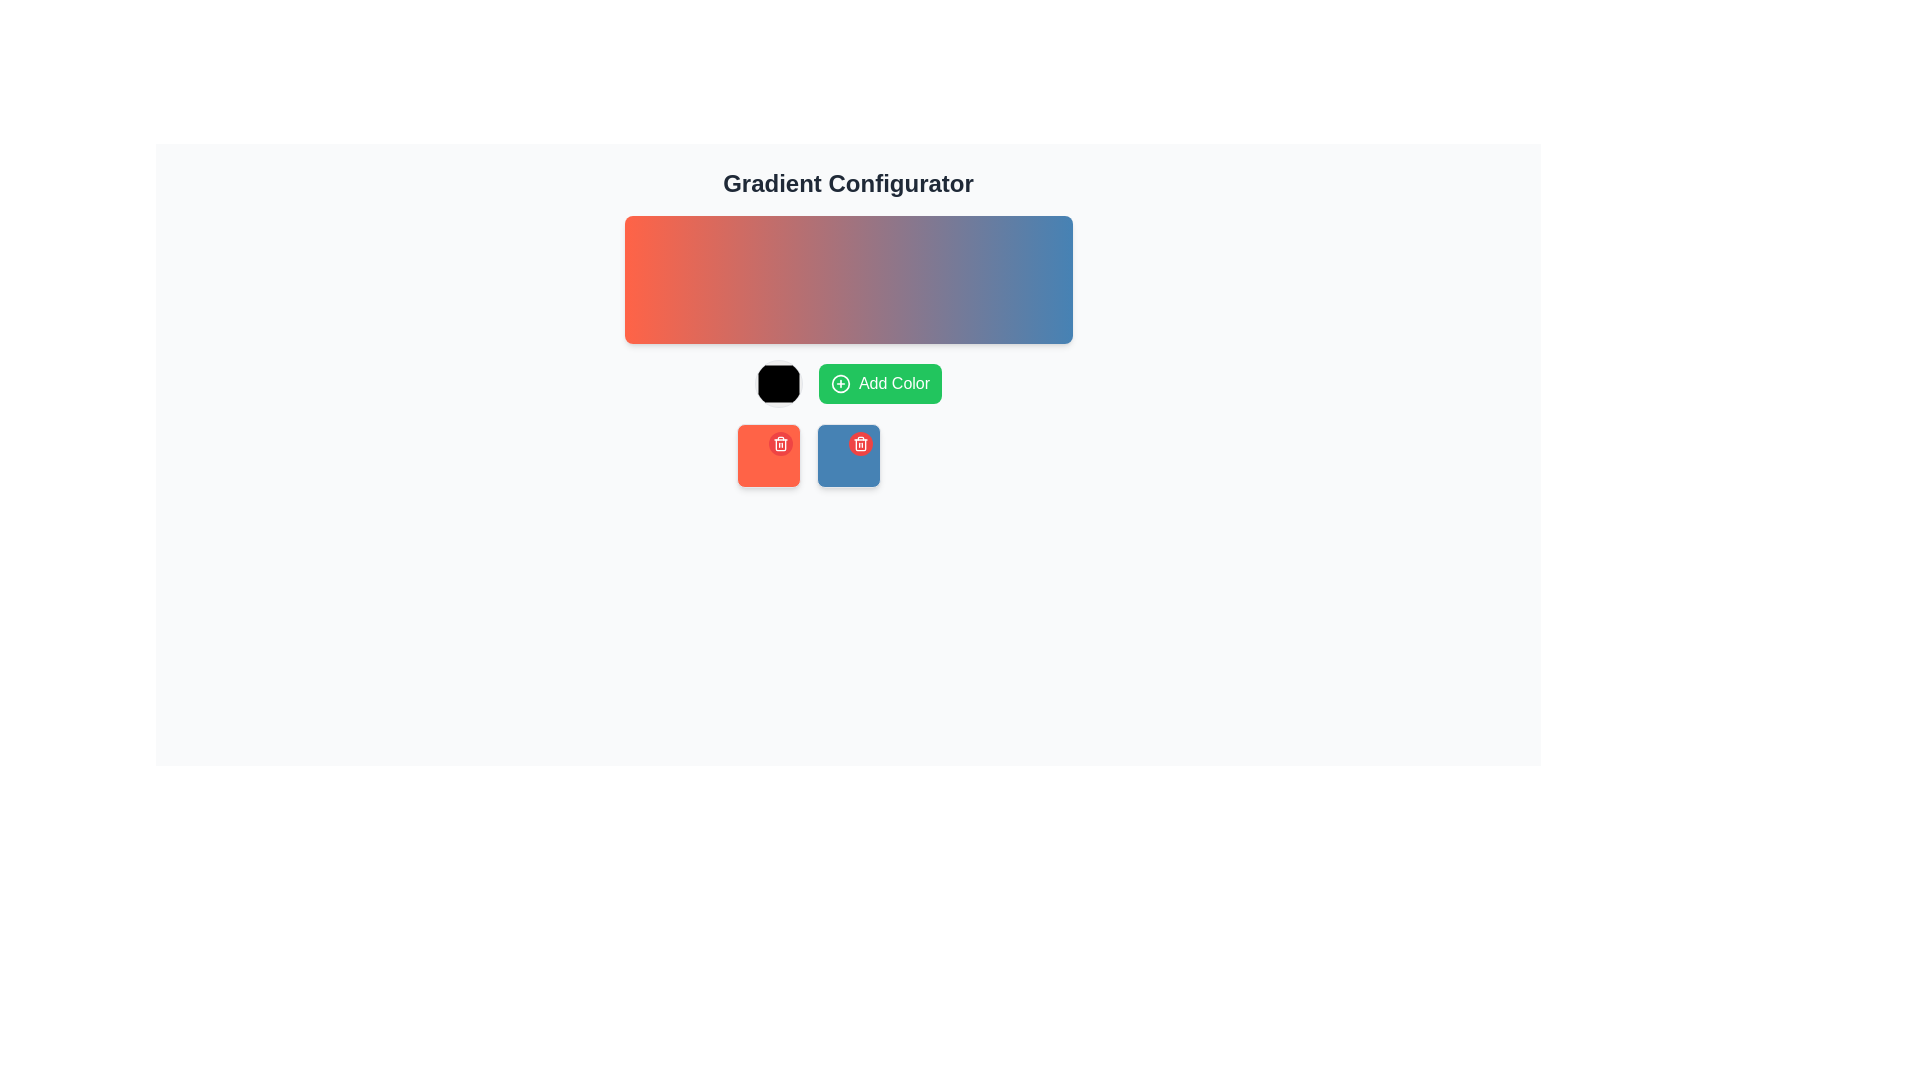  I want to click on the small circular button with a red background and a white trash can icon located in the top-right corner of the red square box, so click(779, 442).